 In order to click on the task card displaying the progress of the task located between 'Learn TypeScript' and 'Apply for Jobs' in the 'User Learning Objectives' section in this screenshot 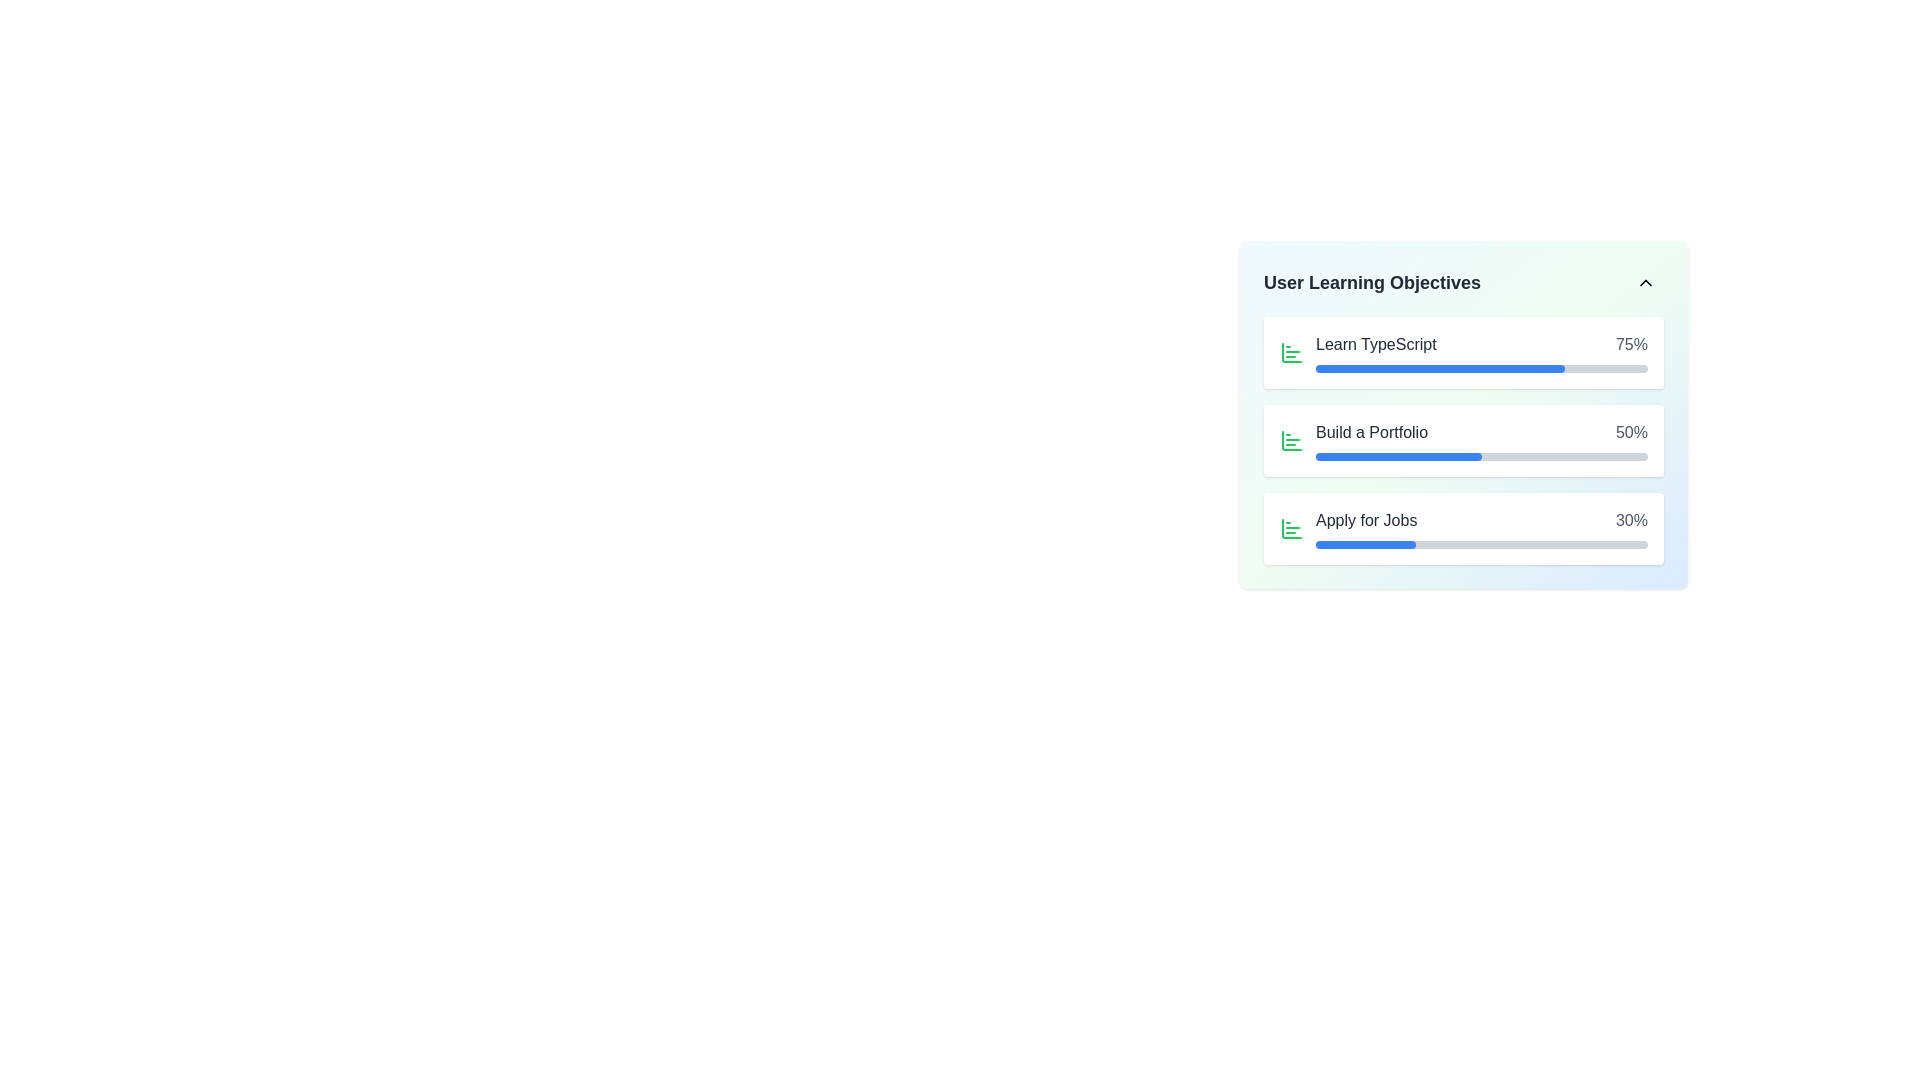, I will do `click(1464, 439)`.